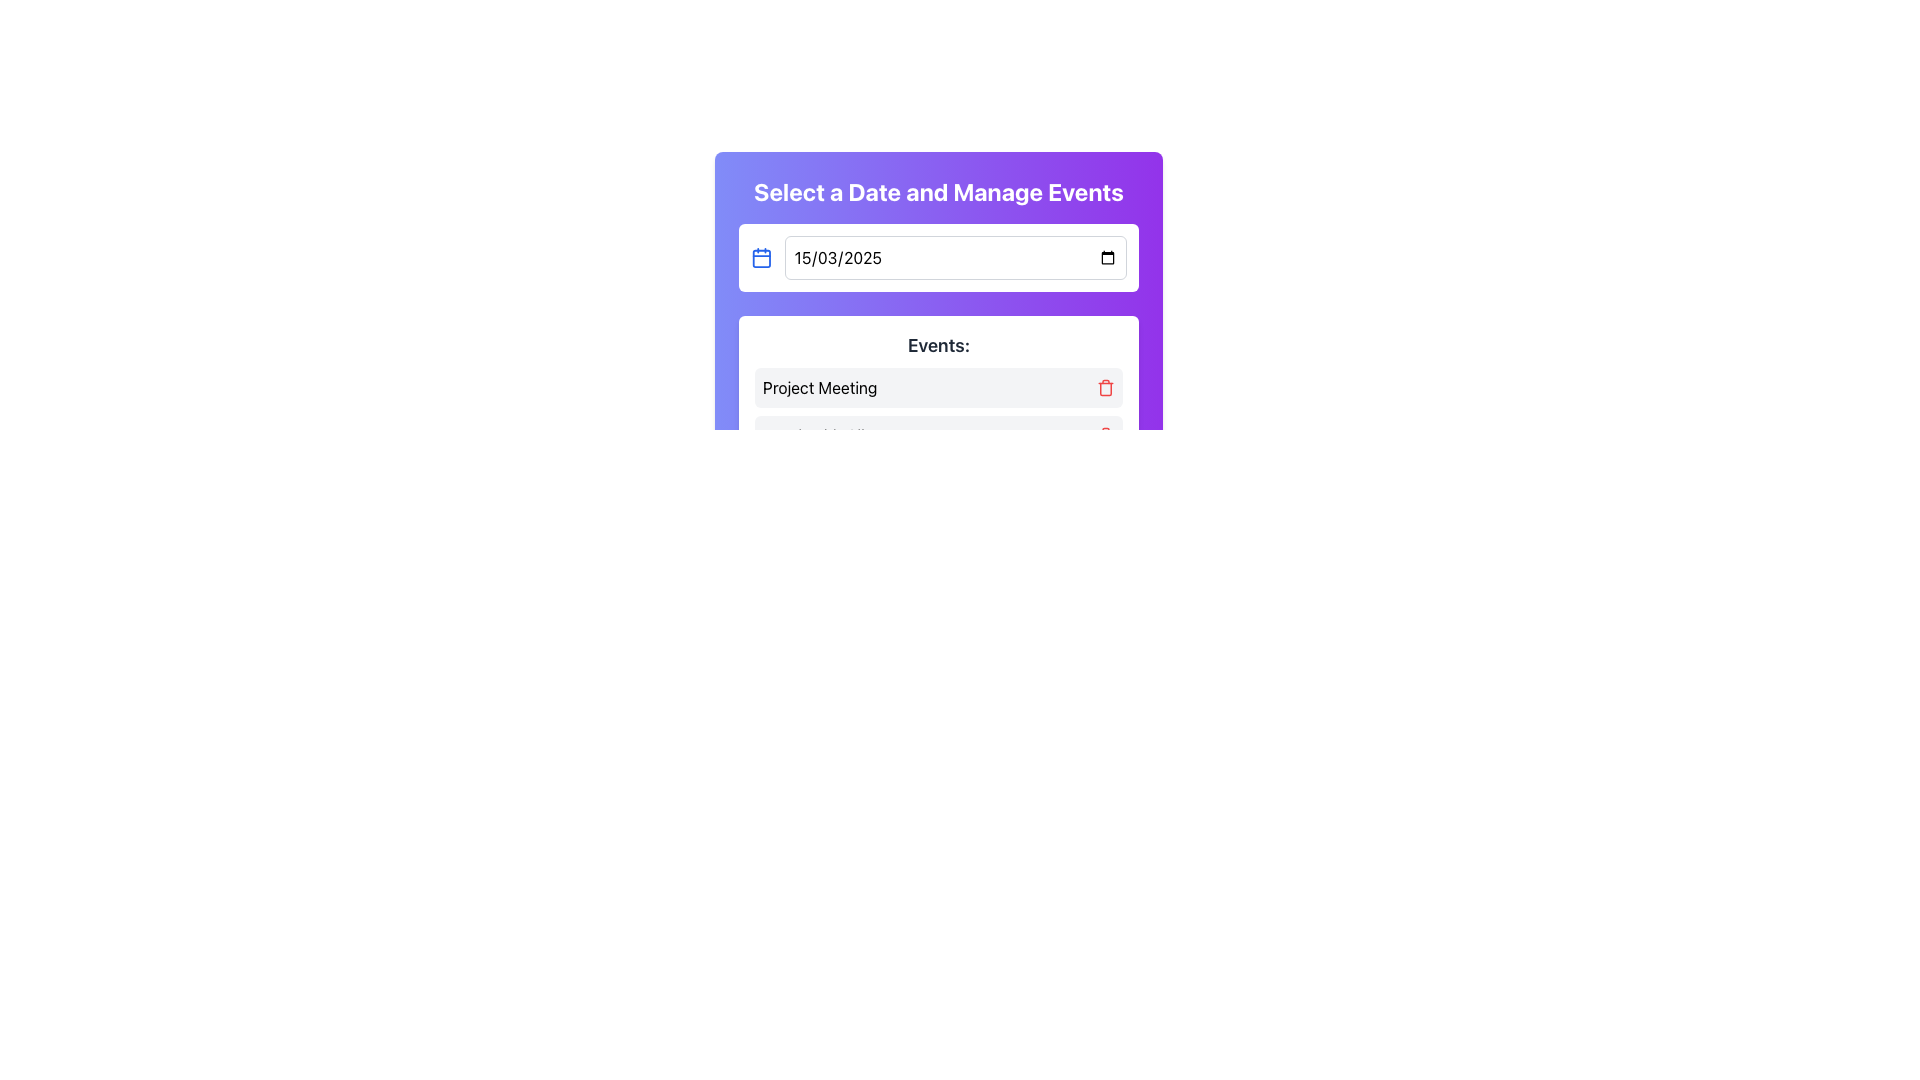 The width and height of the screenshot is (1920, 1080). Describe the element at coordinates (938, 434) in the screenshot. I see `the list item displaying 'Lunch with Client'` at that location.